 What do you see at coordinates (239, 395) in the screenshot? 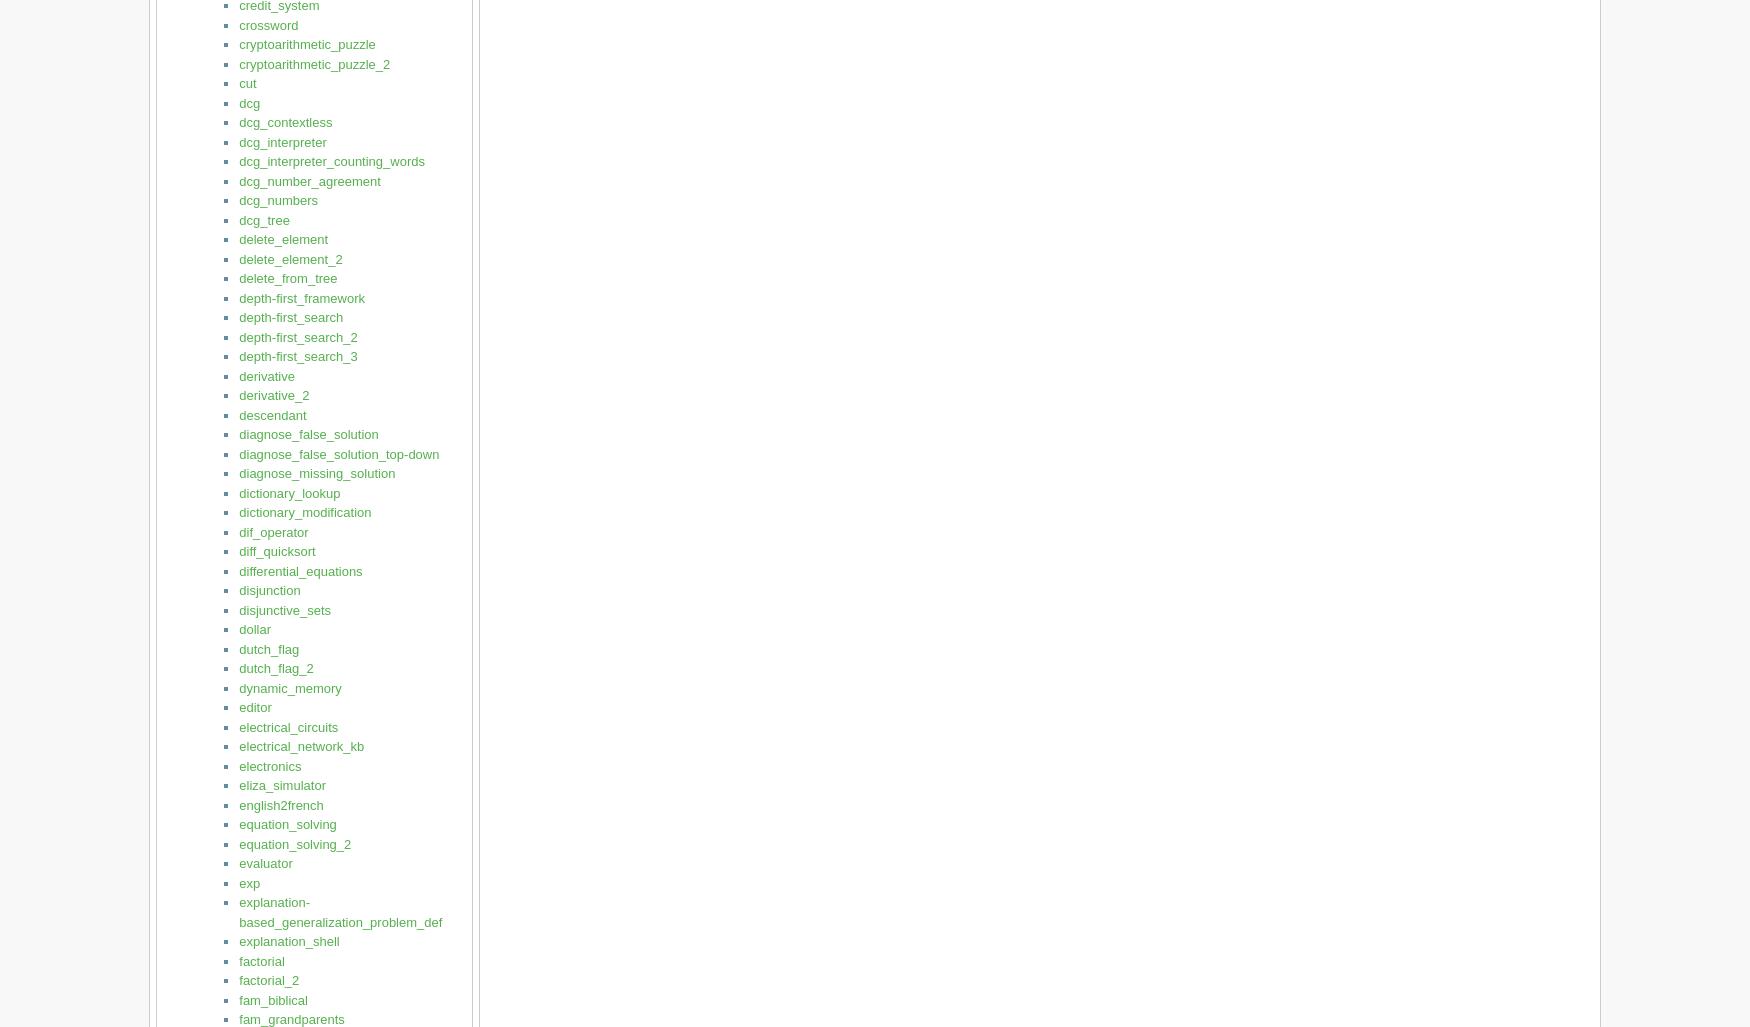
I see `'derivative_2'` at bounding box center [239, 395].